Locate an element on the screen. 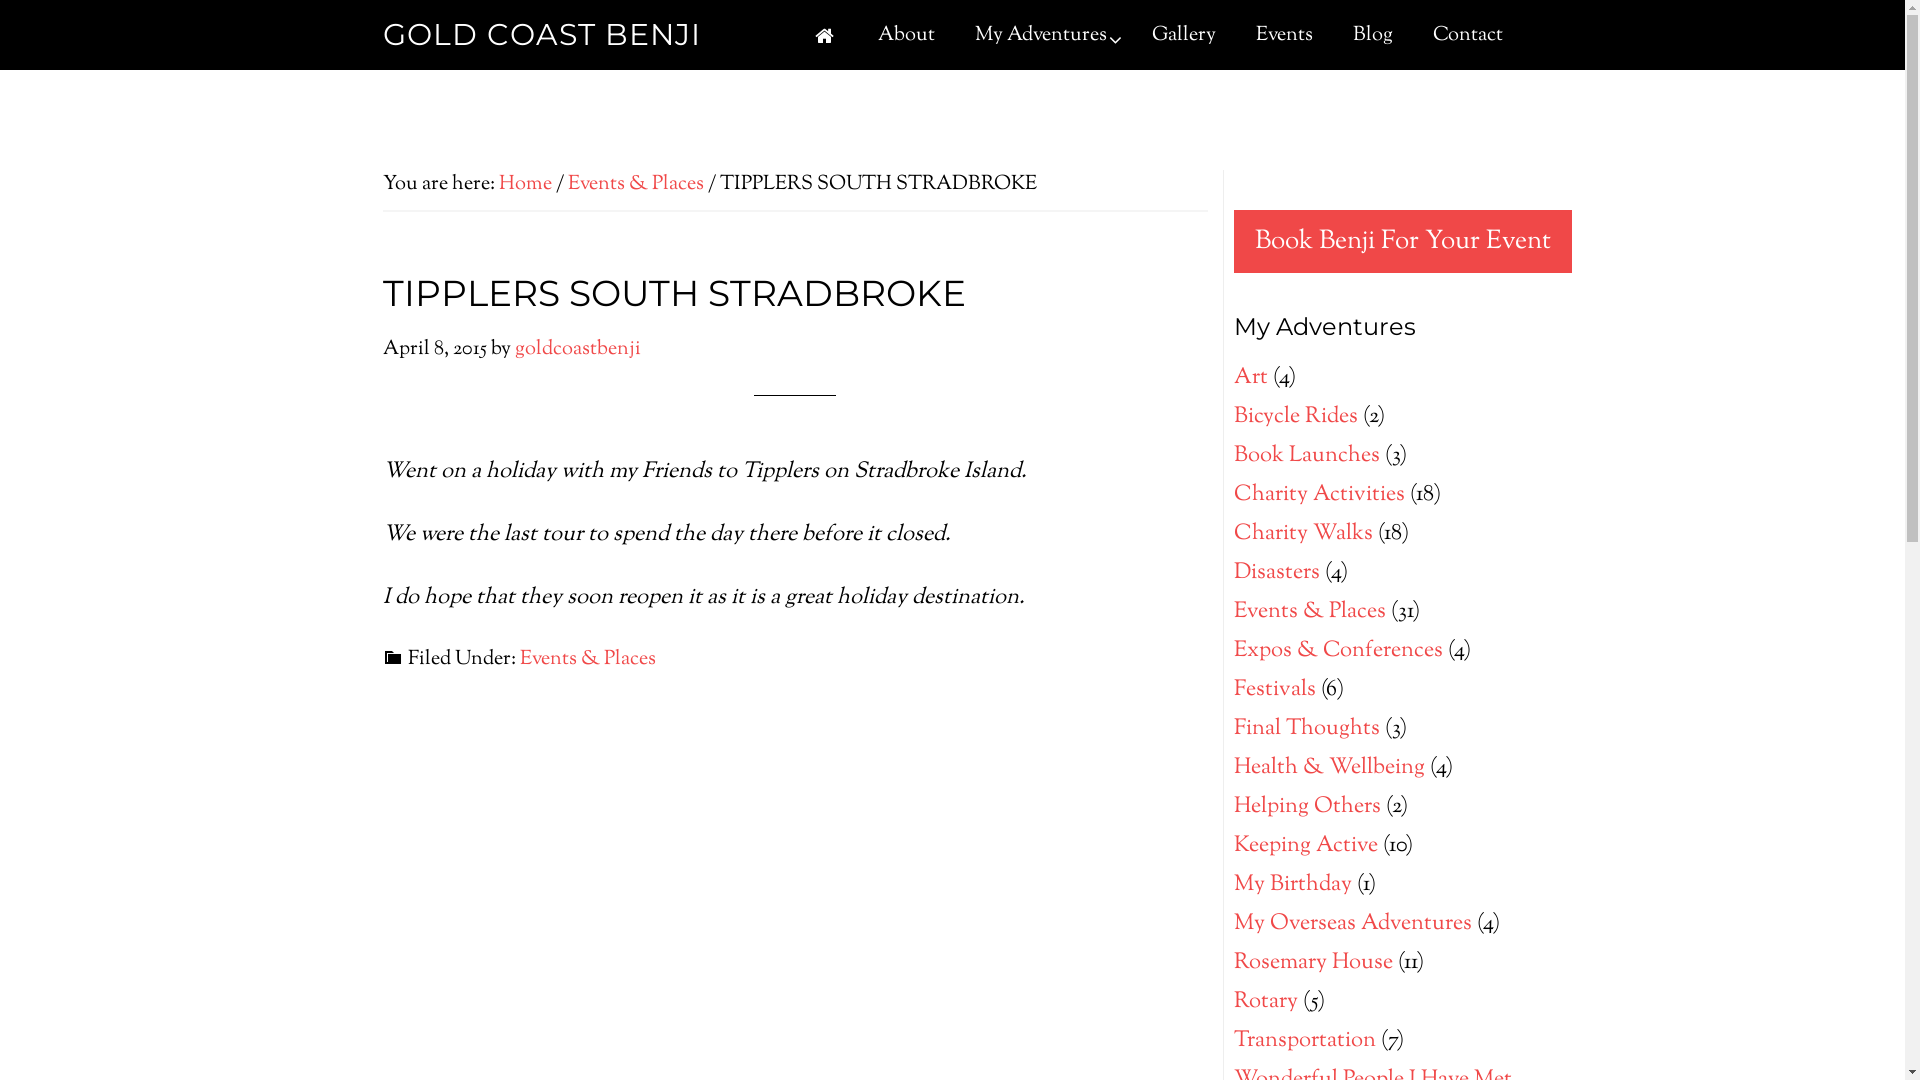  'Events' is located at coordinates (1284, 35).